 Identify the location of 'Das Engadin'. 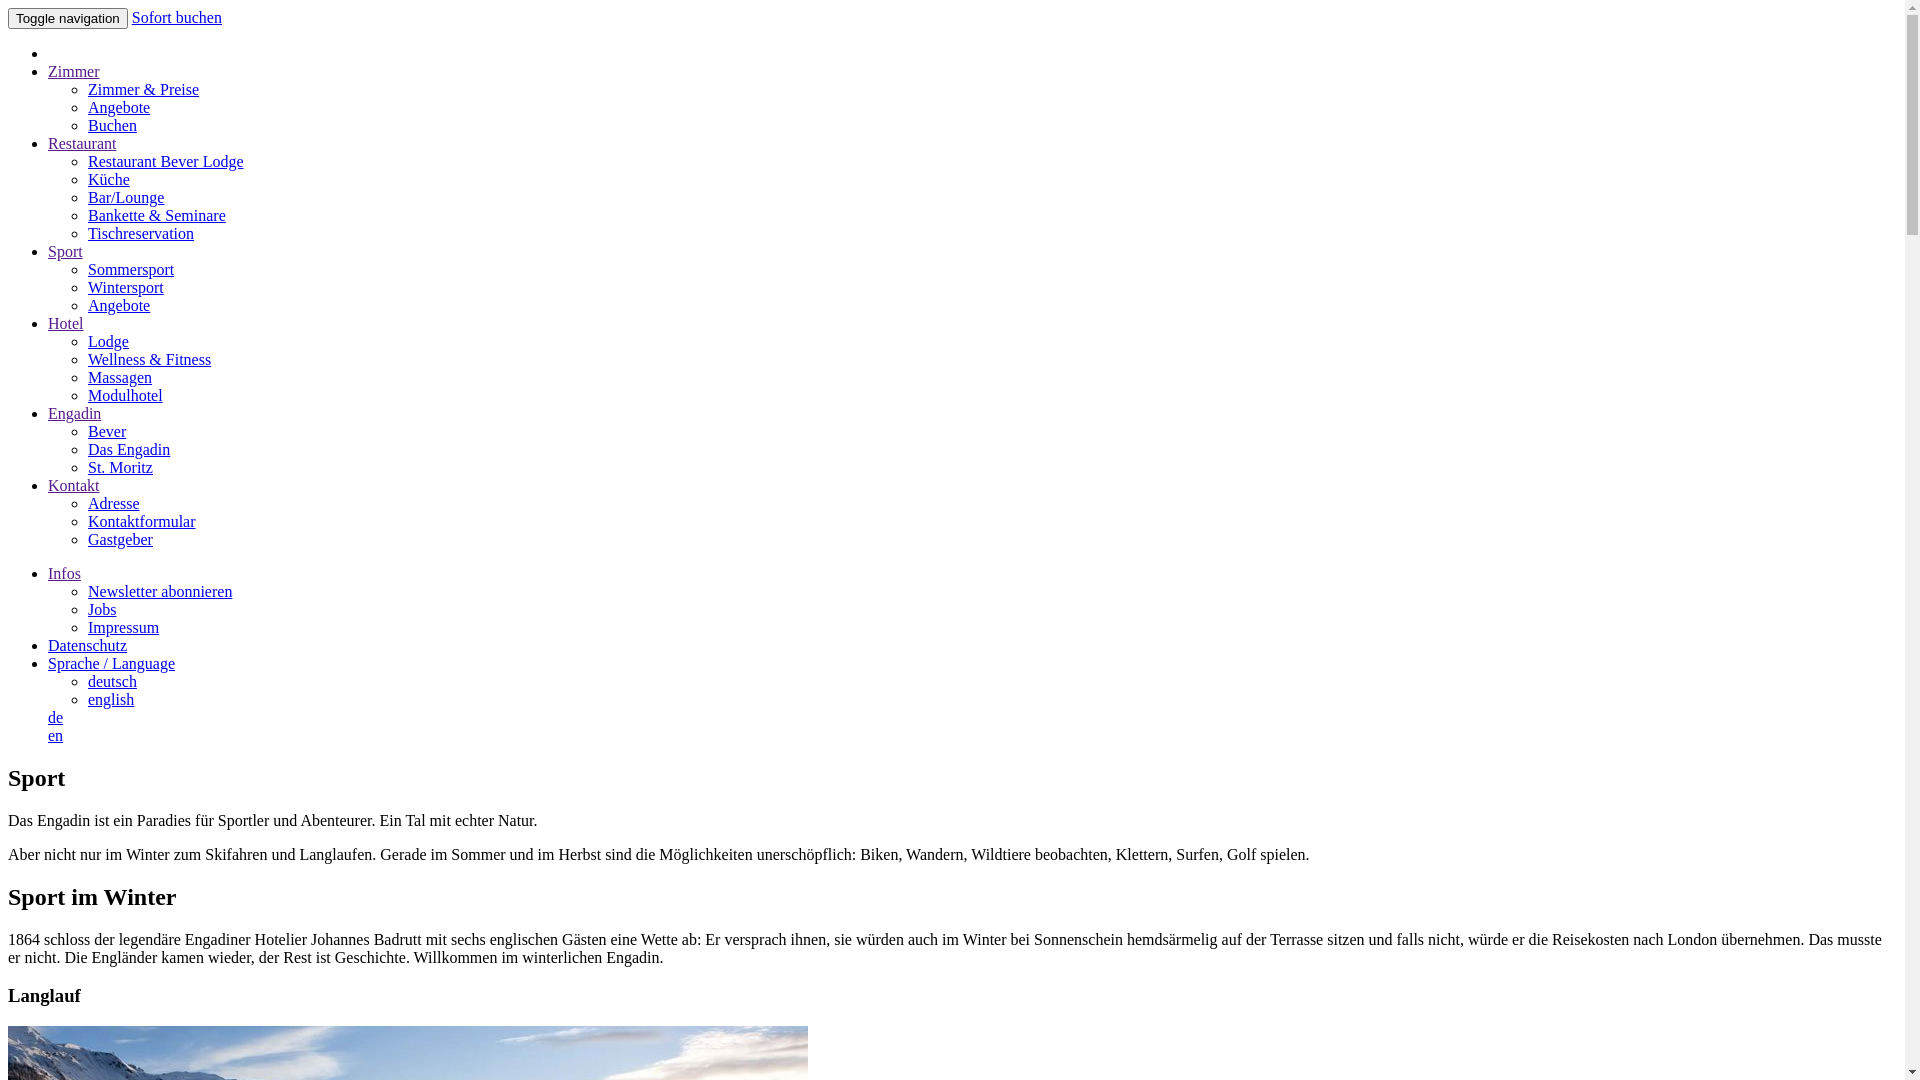
(128, 448).